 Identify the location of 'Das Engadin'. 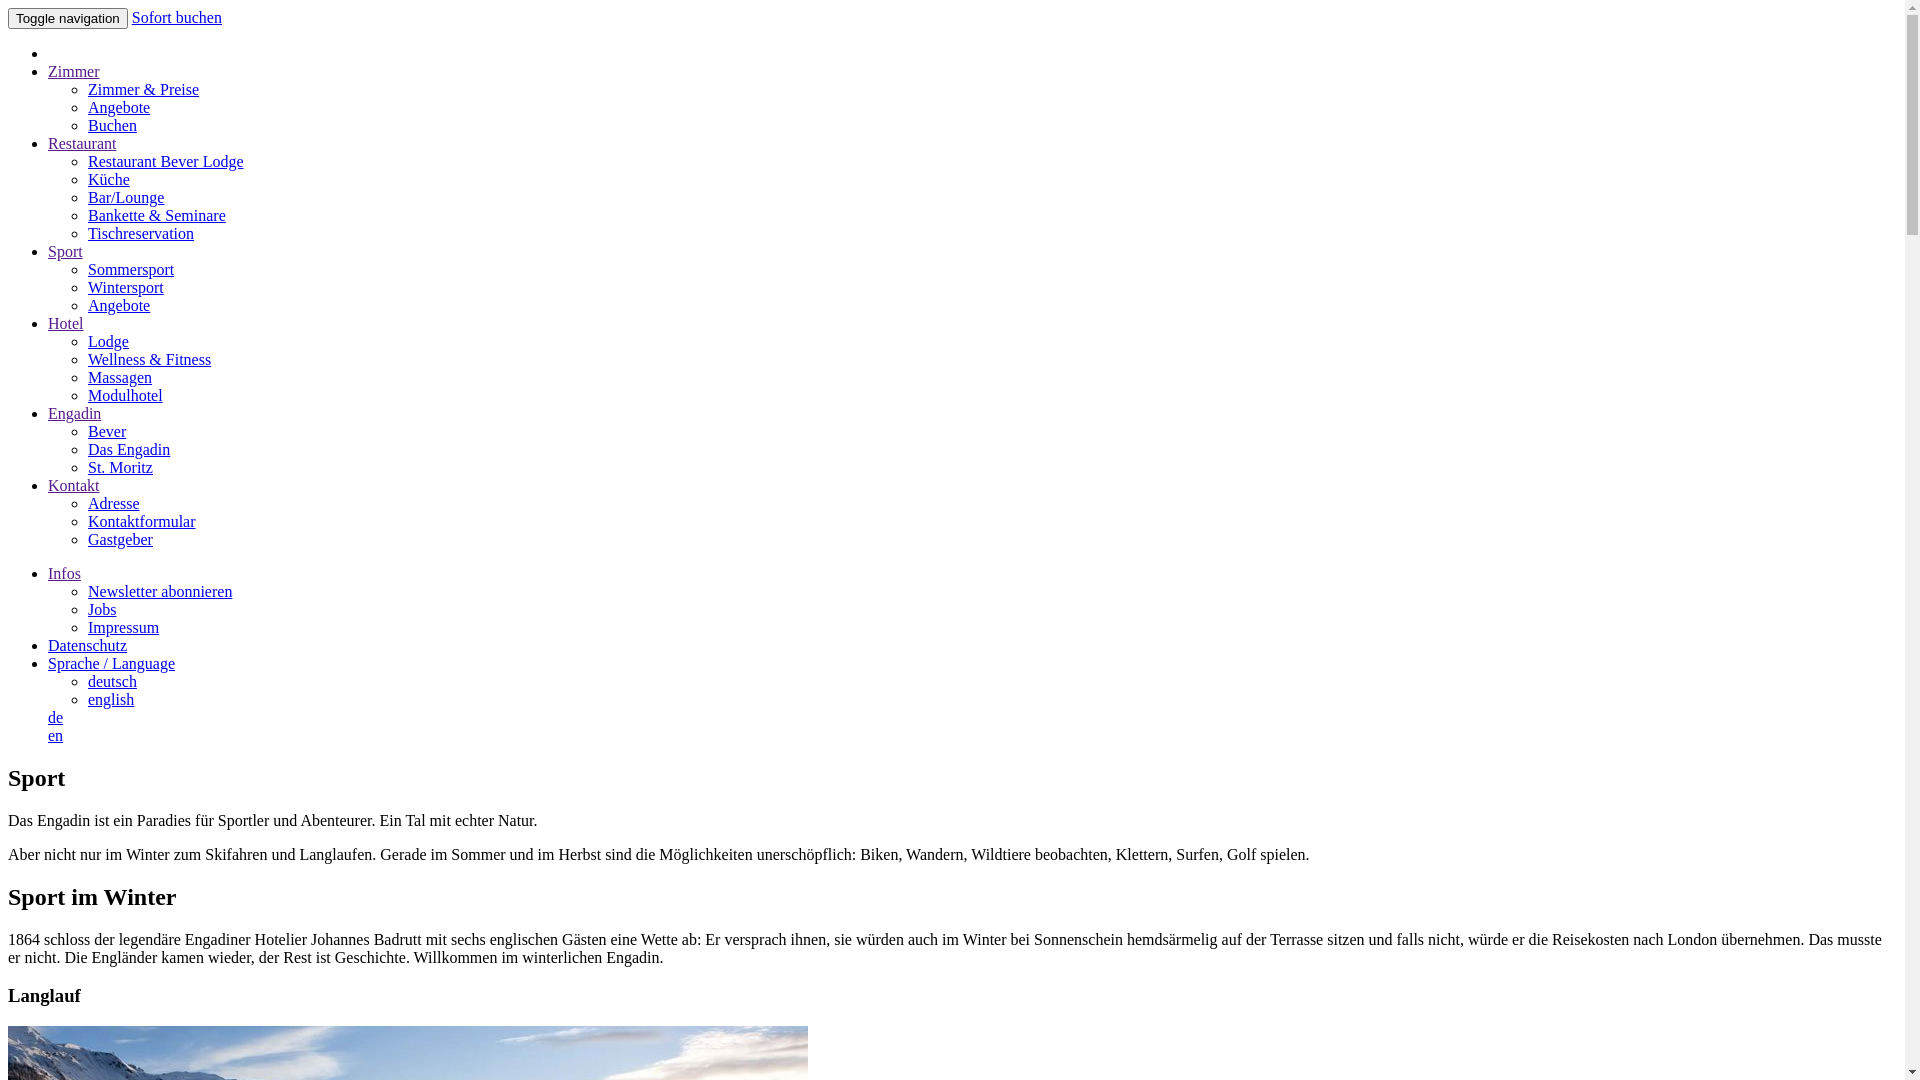
(128, 448).